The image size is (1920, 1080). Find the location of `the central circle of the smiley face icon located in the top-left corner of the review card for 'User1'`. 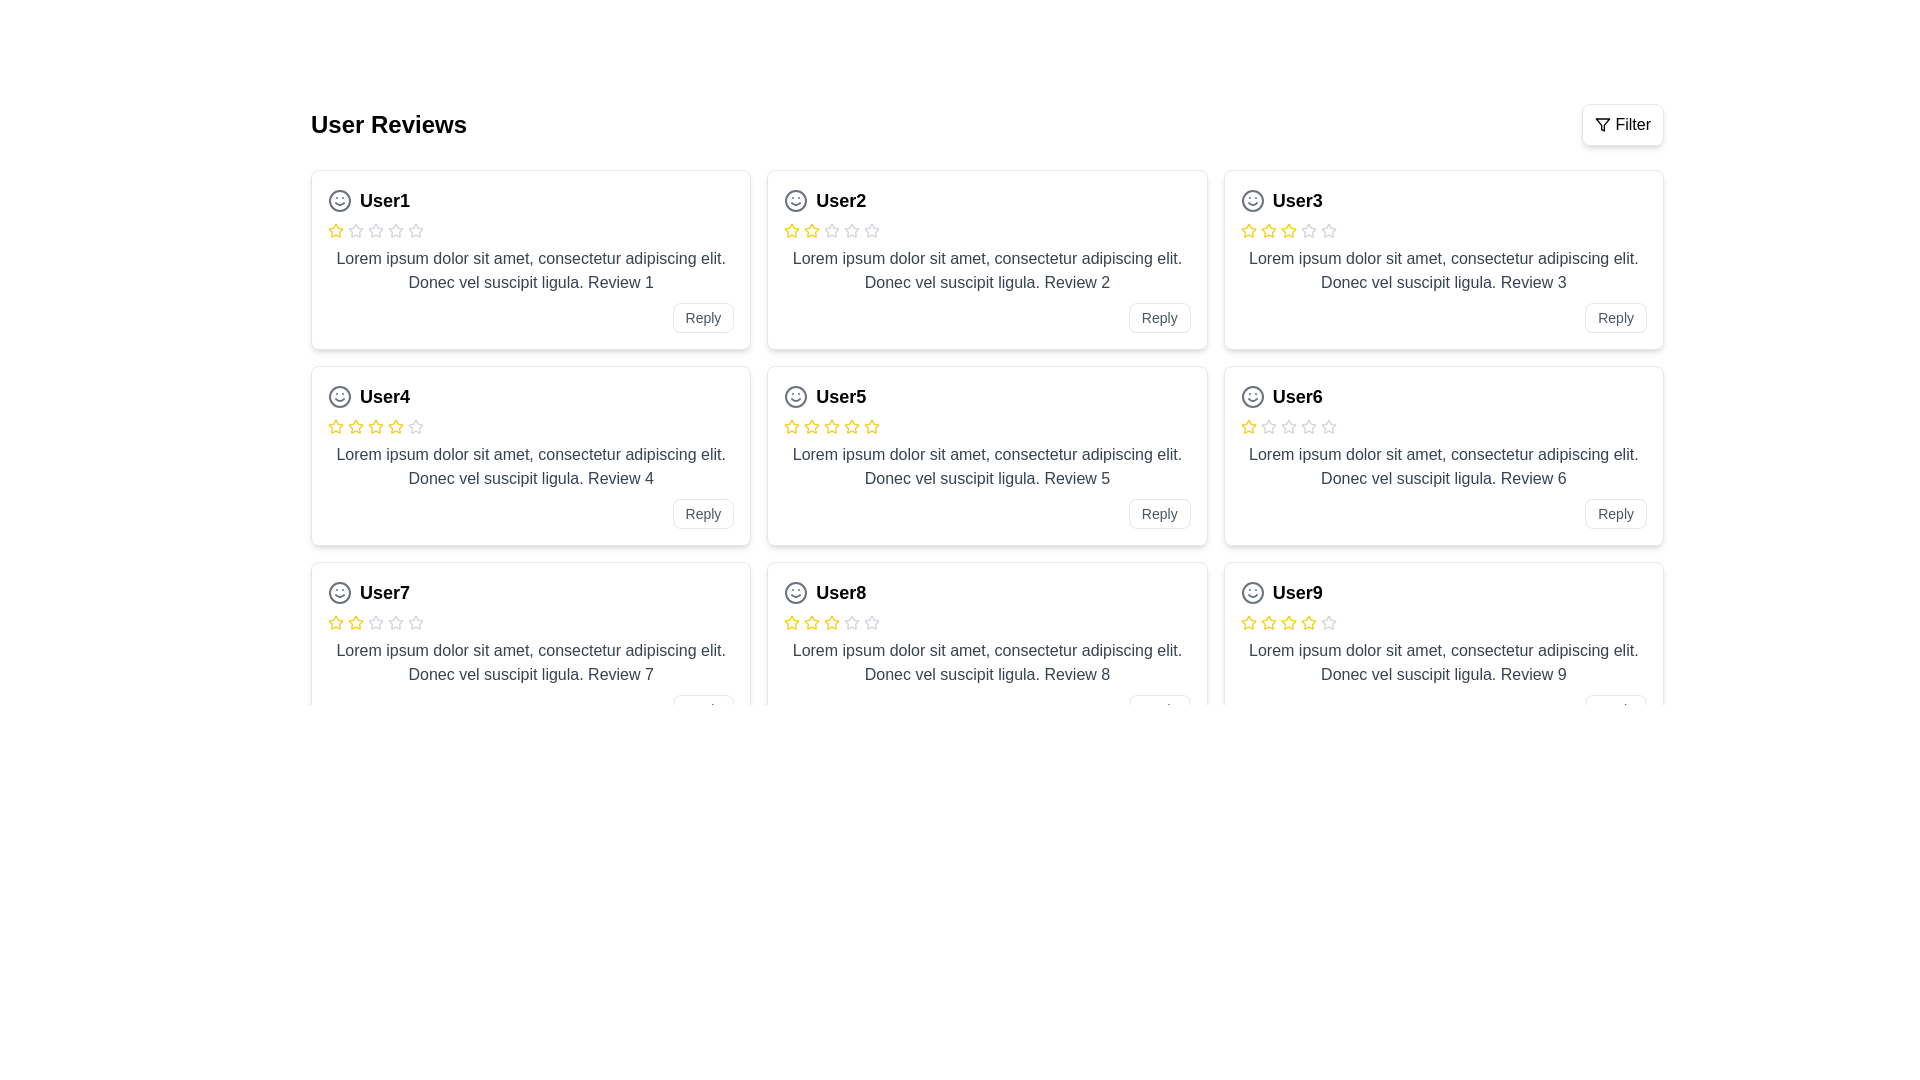

the central circle of the smiley face icon located in the top-left corner of the review card for 'User1' is located at coordinates (340, 200).